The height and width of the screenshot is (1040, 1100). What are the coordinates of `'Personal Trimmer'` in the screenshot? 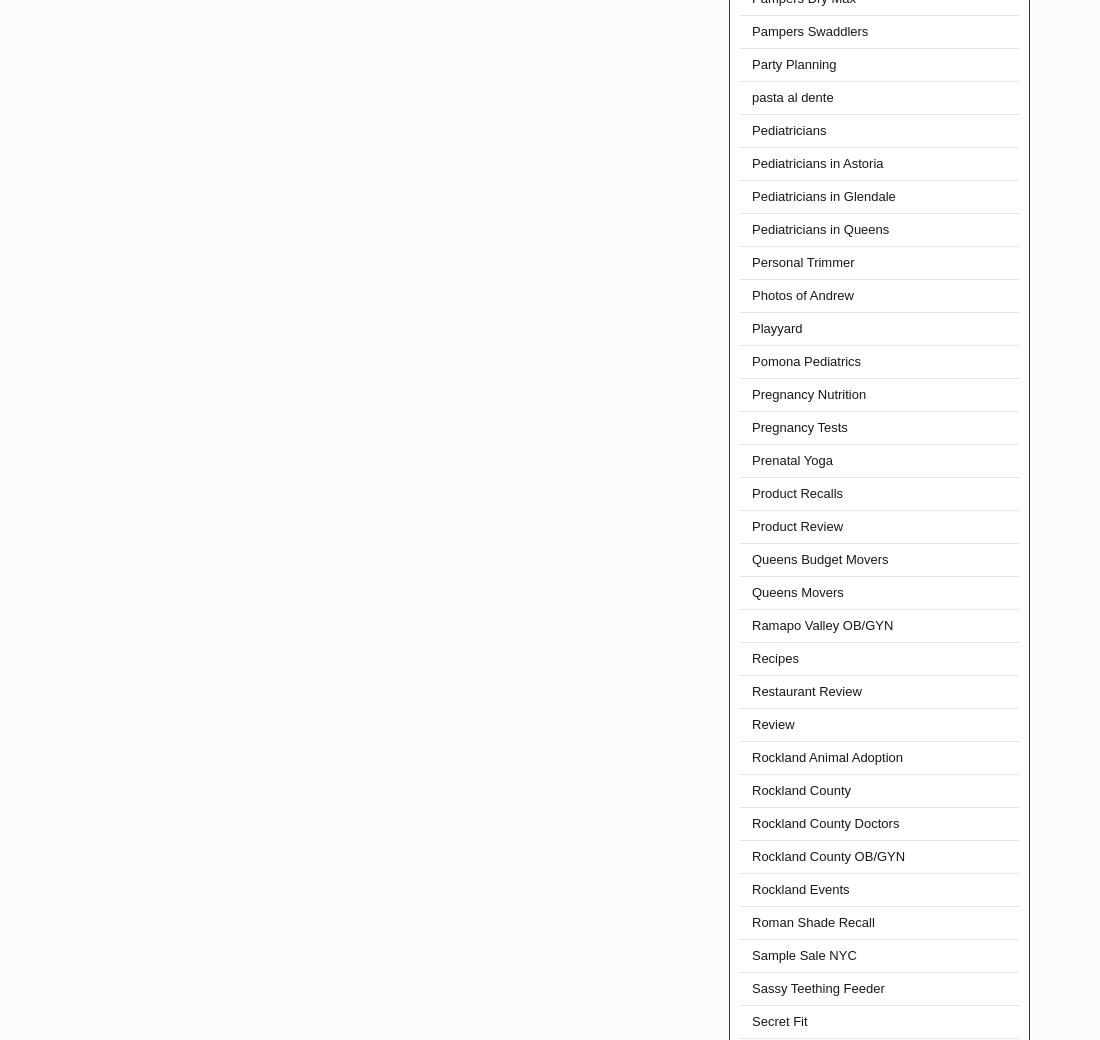 It's located at (803, 261).